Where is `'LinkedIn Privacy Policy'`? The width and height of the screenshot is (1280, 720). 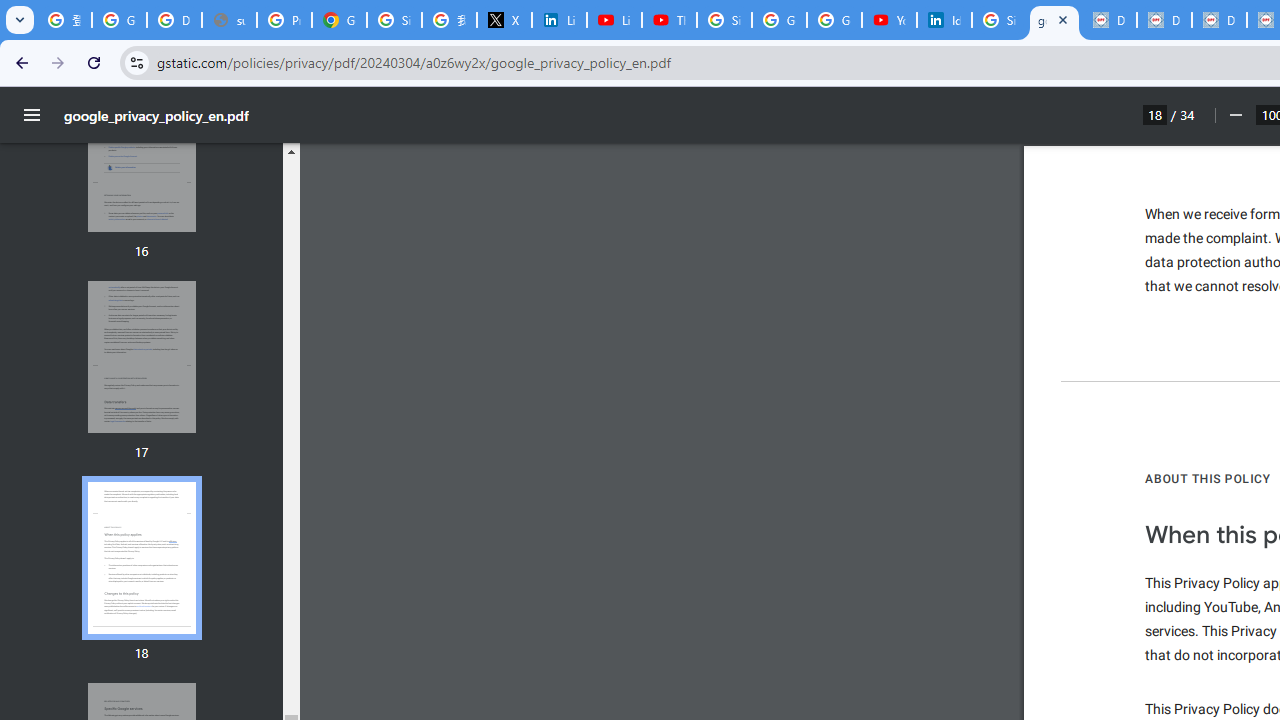 'LinkedIn Privacy Policy' is located at coordinates (560, 20).